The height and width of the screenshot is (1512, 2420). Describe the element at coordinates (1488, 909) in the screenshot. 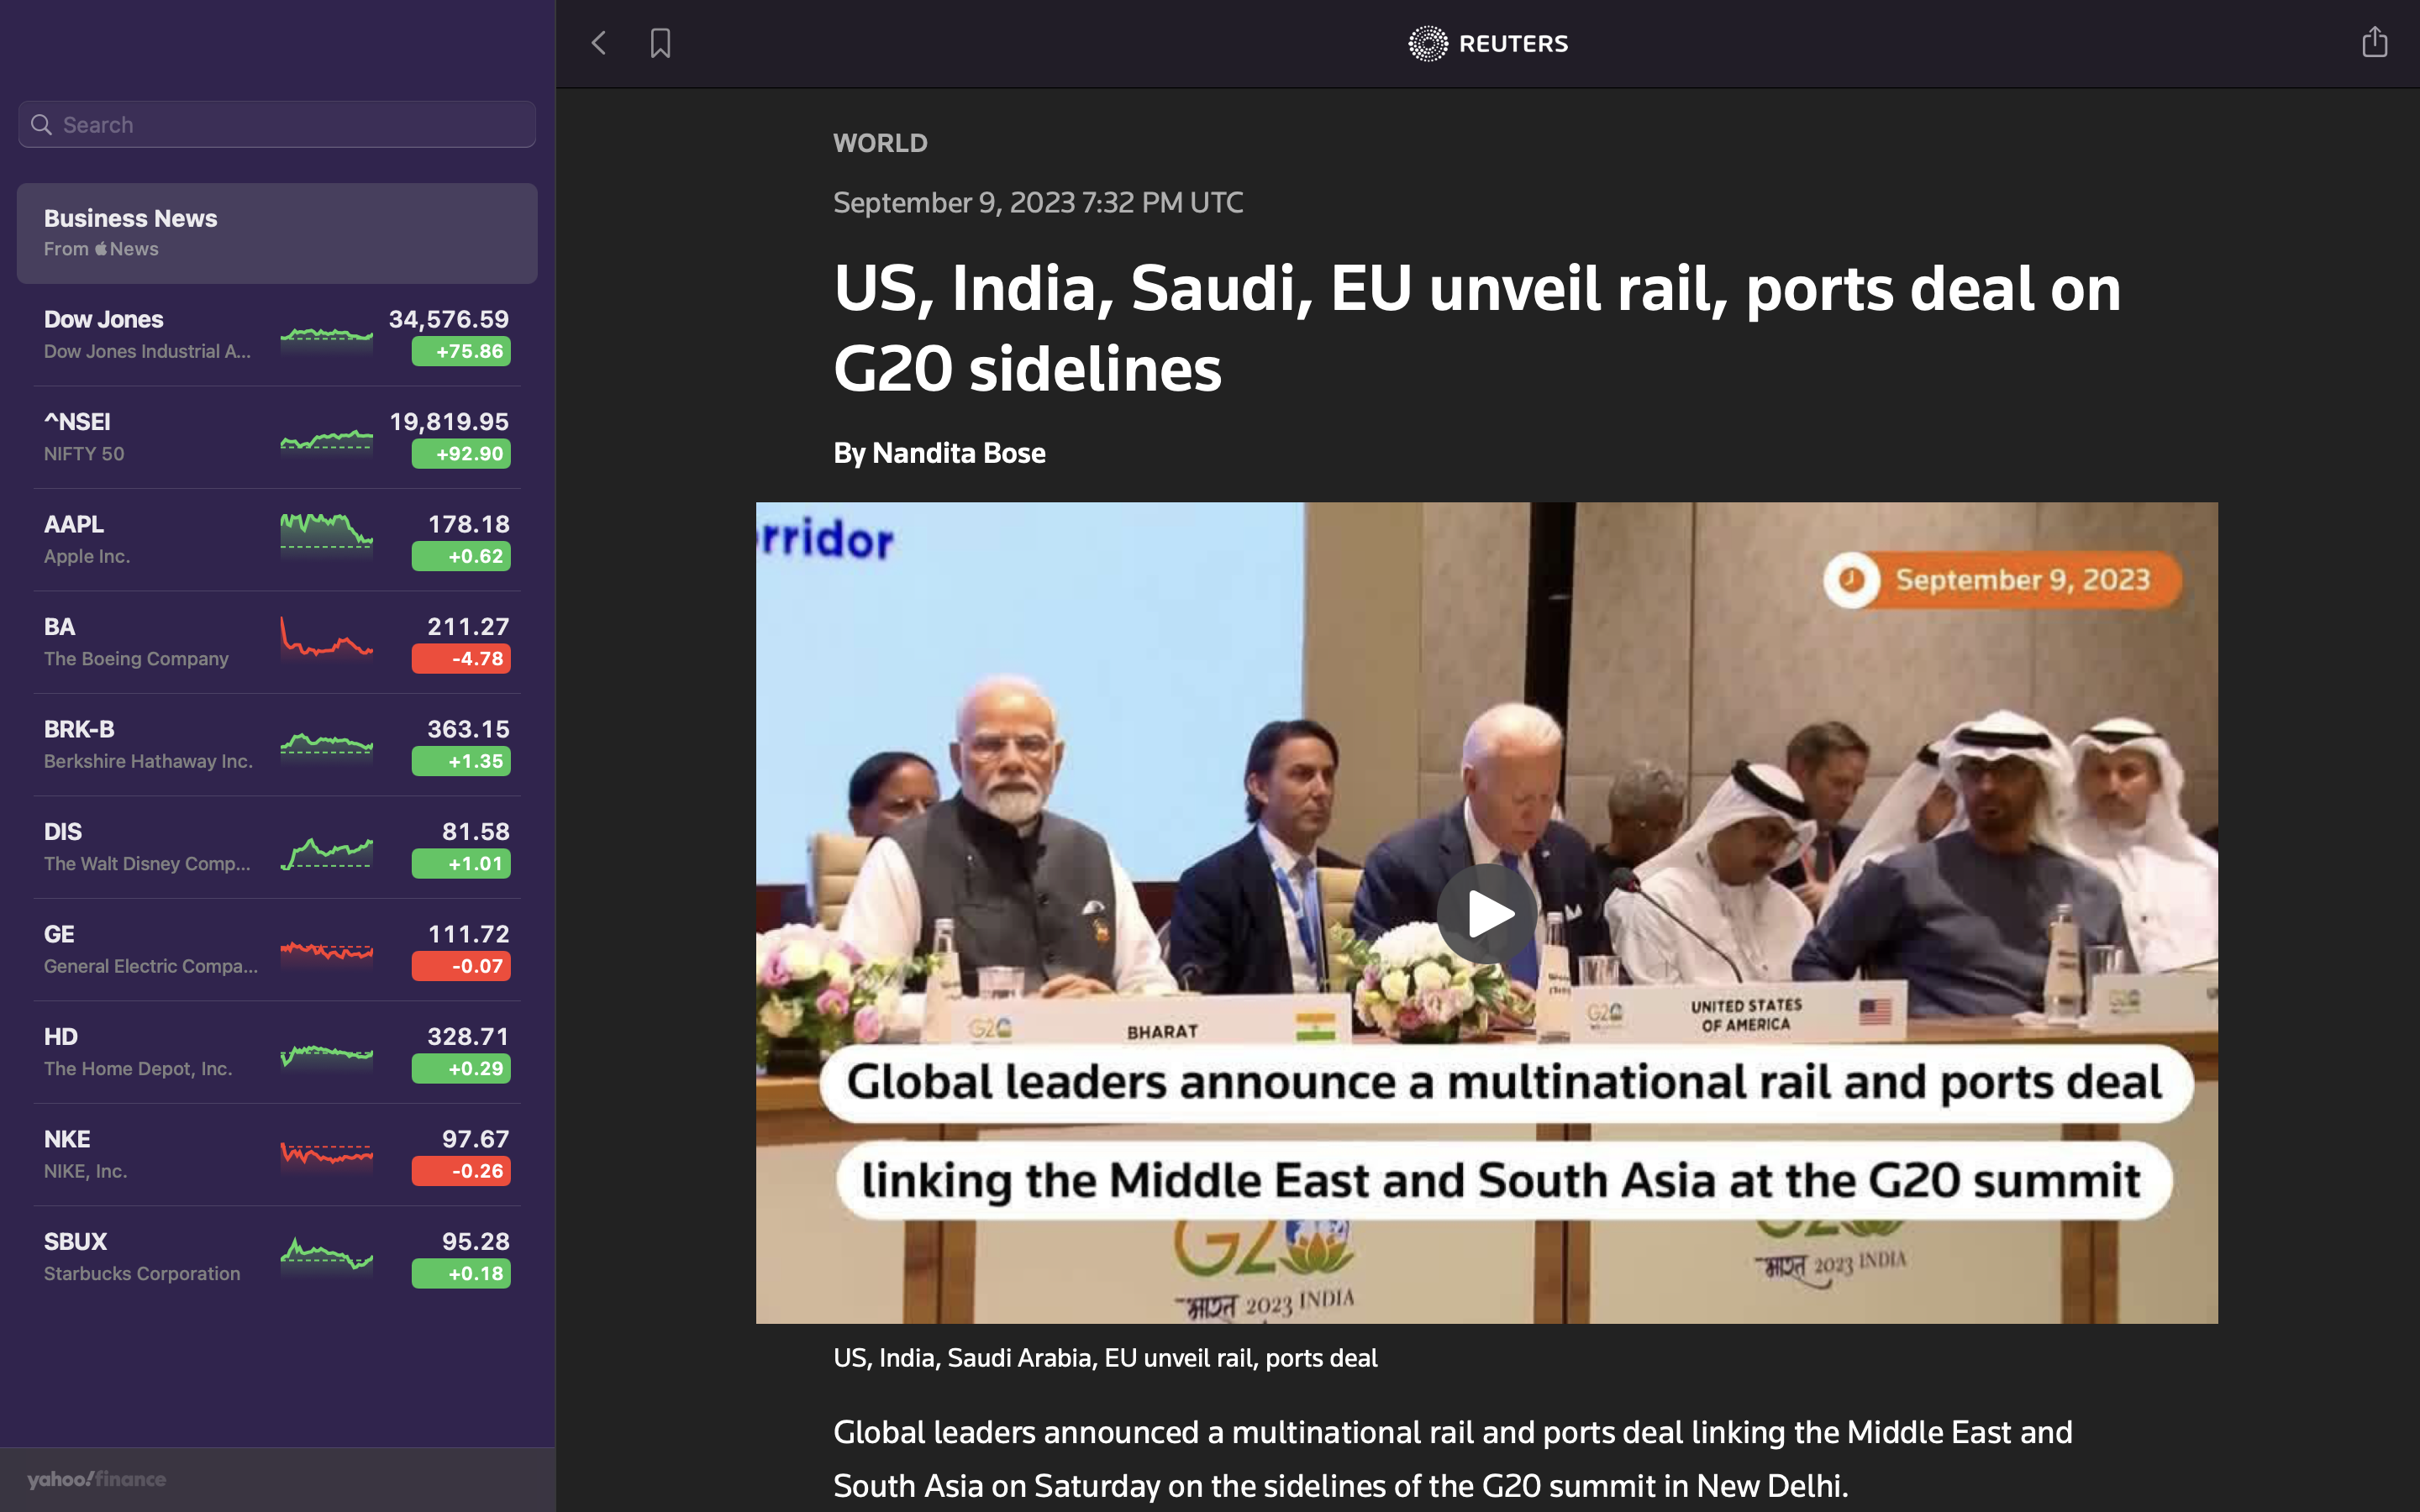

I see `the next news clip in line` at that location.